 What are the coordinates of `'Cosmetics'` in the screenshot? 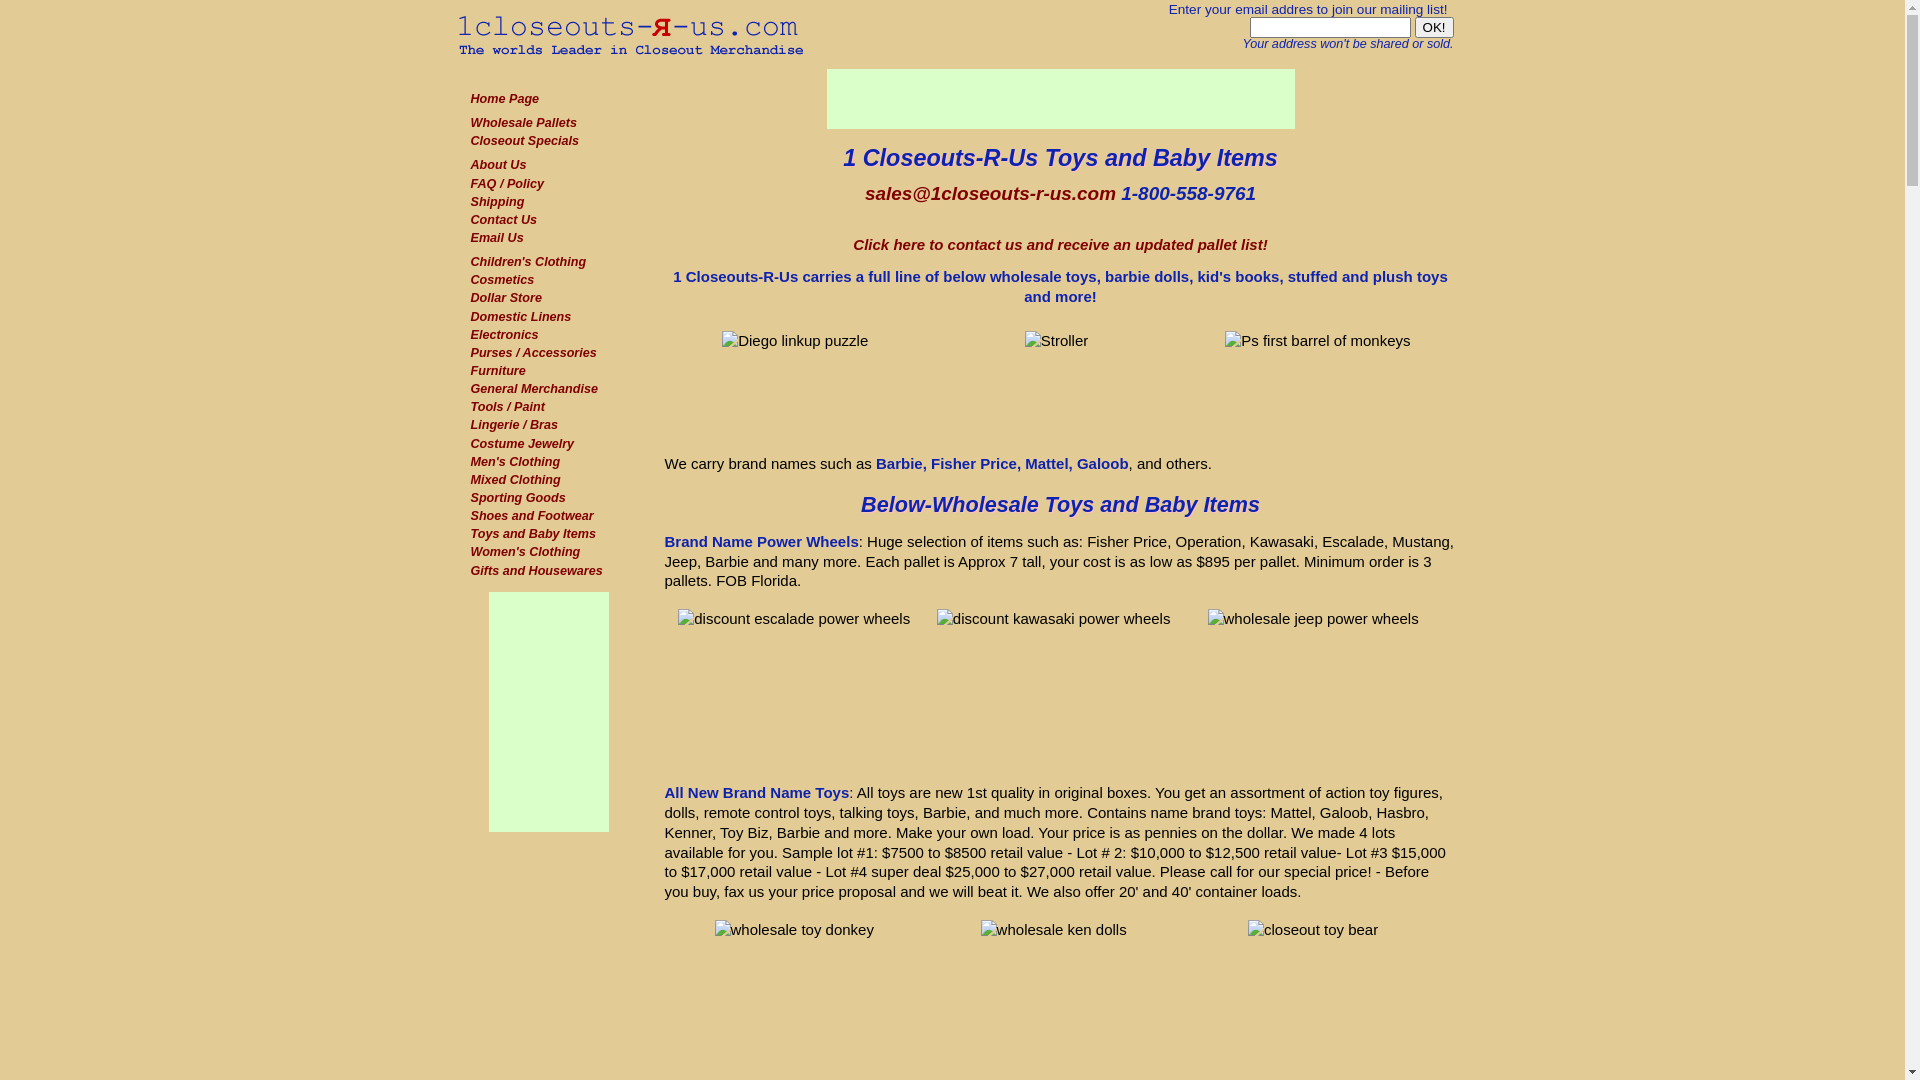 It's located at (502, 280).